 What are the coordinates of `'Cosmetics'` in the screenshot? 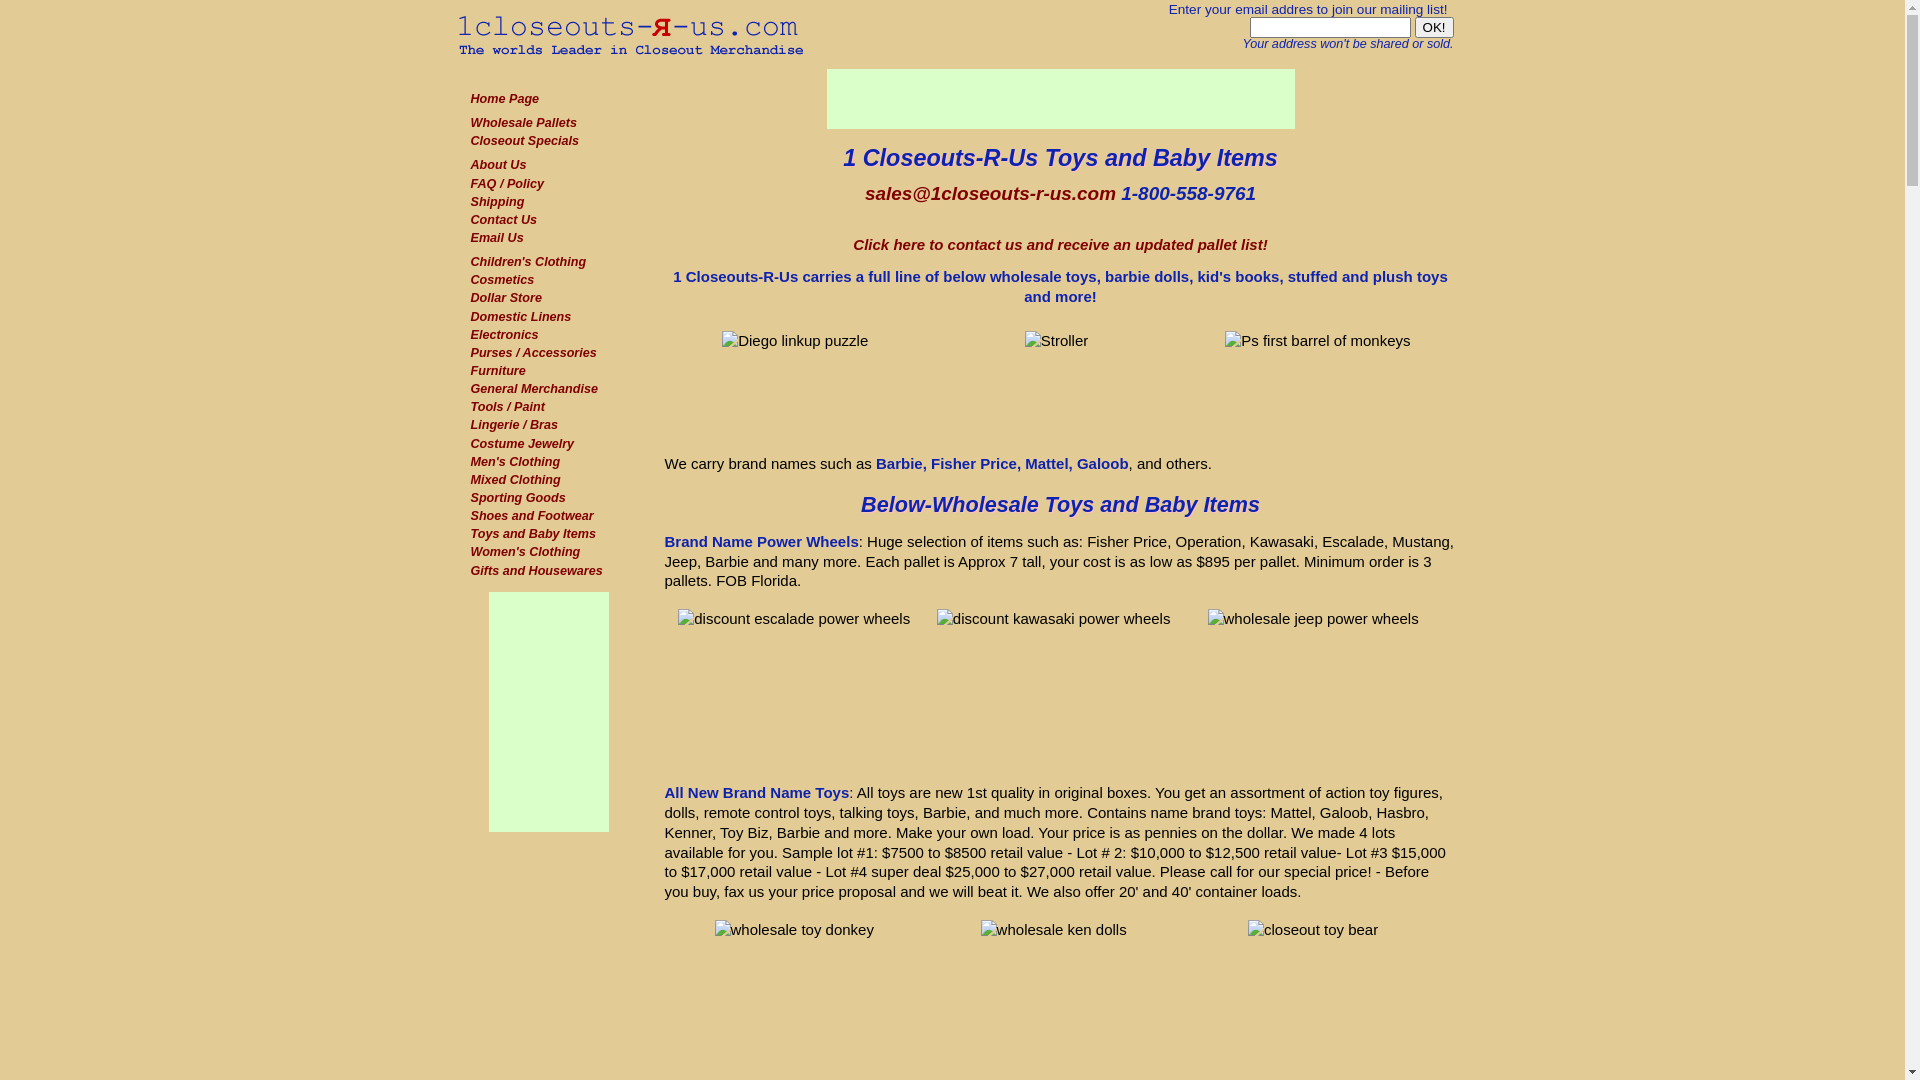 It's located at (502, 280).